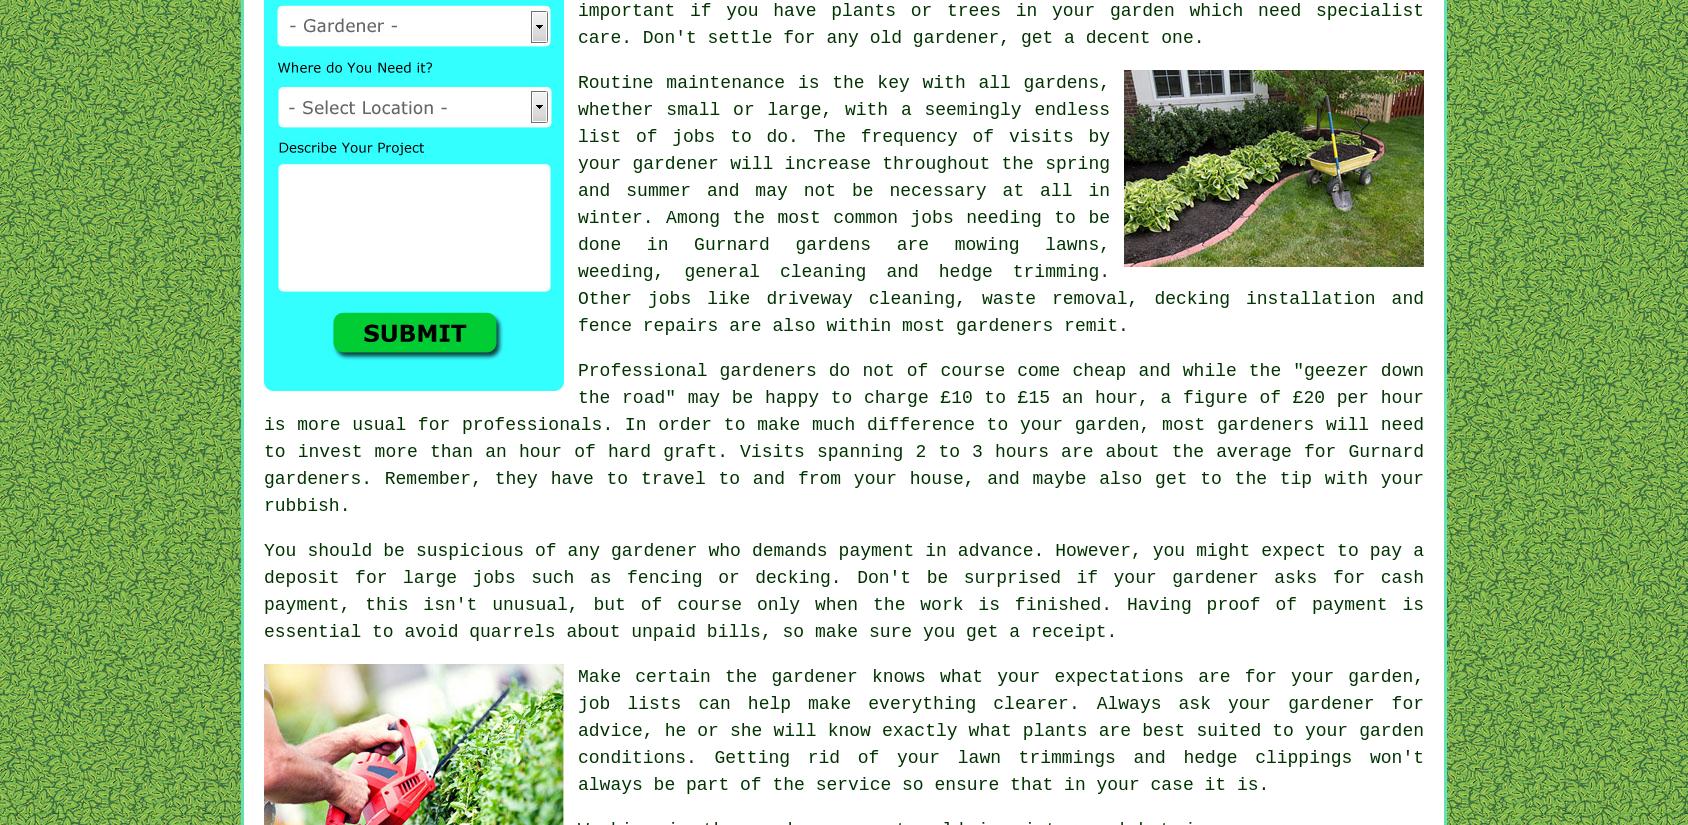 Image resolution: width=1688 pixels, height=825 pixels. What do you see at coordinates (1056, 632) in the screenshot?
I see `'a receipt'` at bounding box center [1056, 632].